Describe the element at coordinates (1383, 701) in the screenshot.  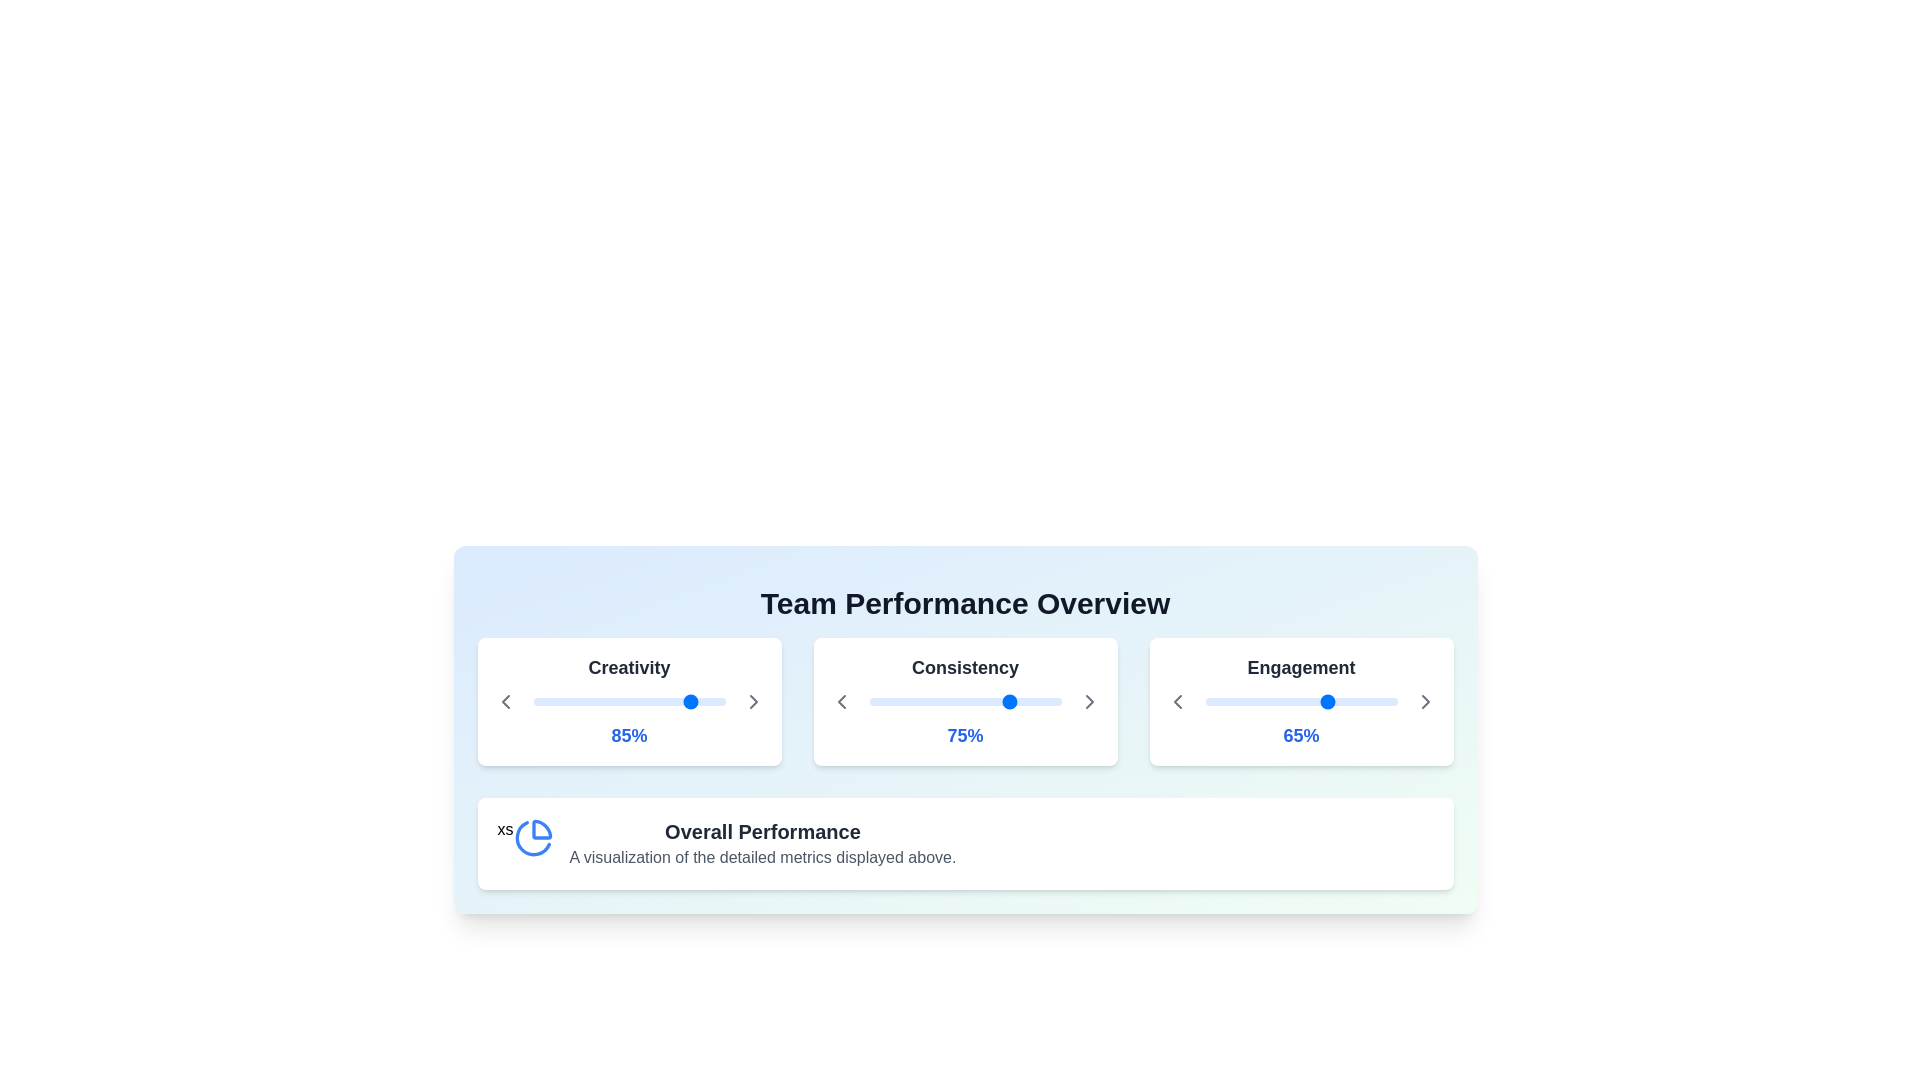
I see `engagement` at that location.